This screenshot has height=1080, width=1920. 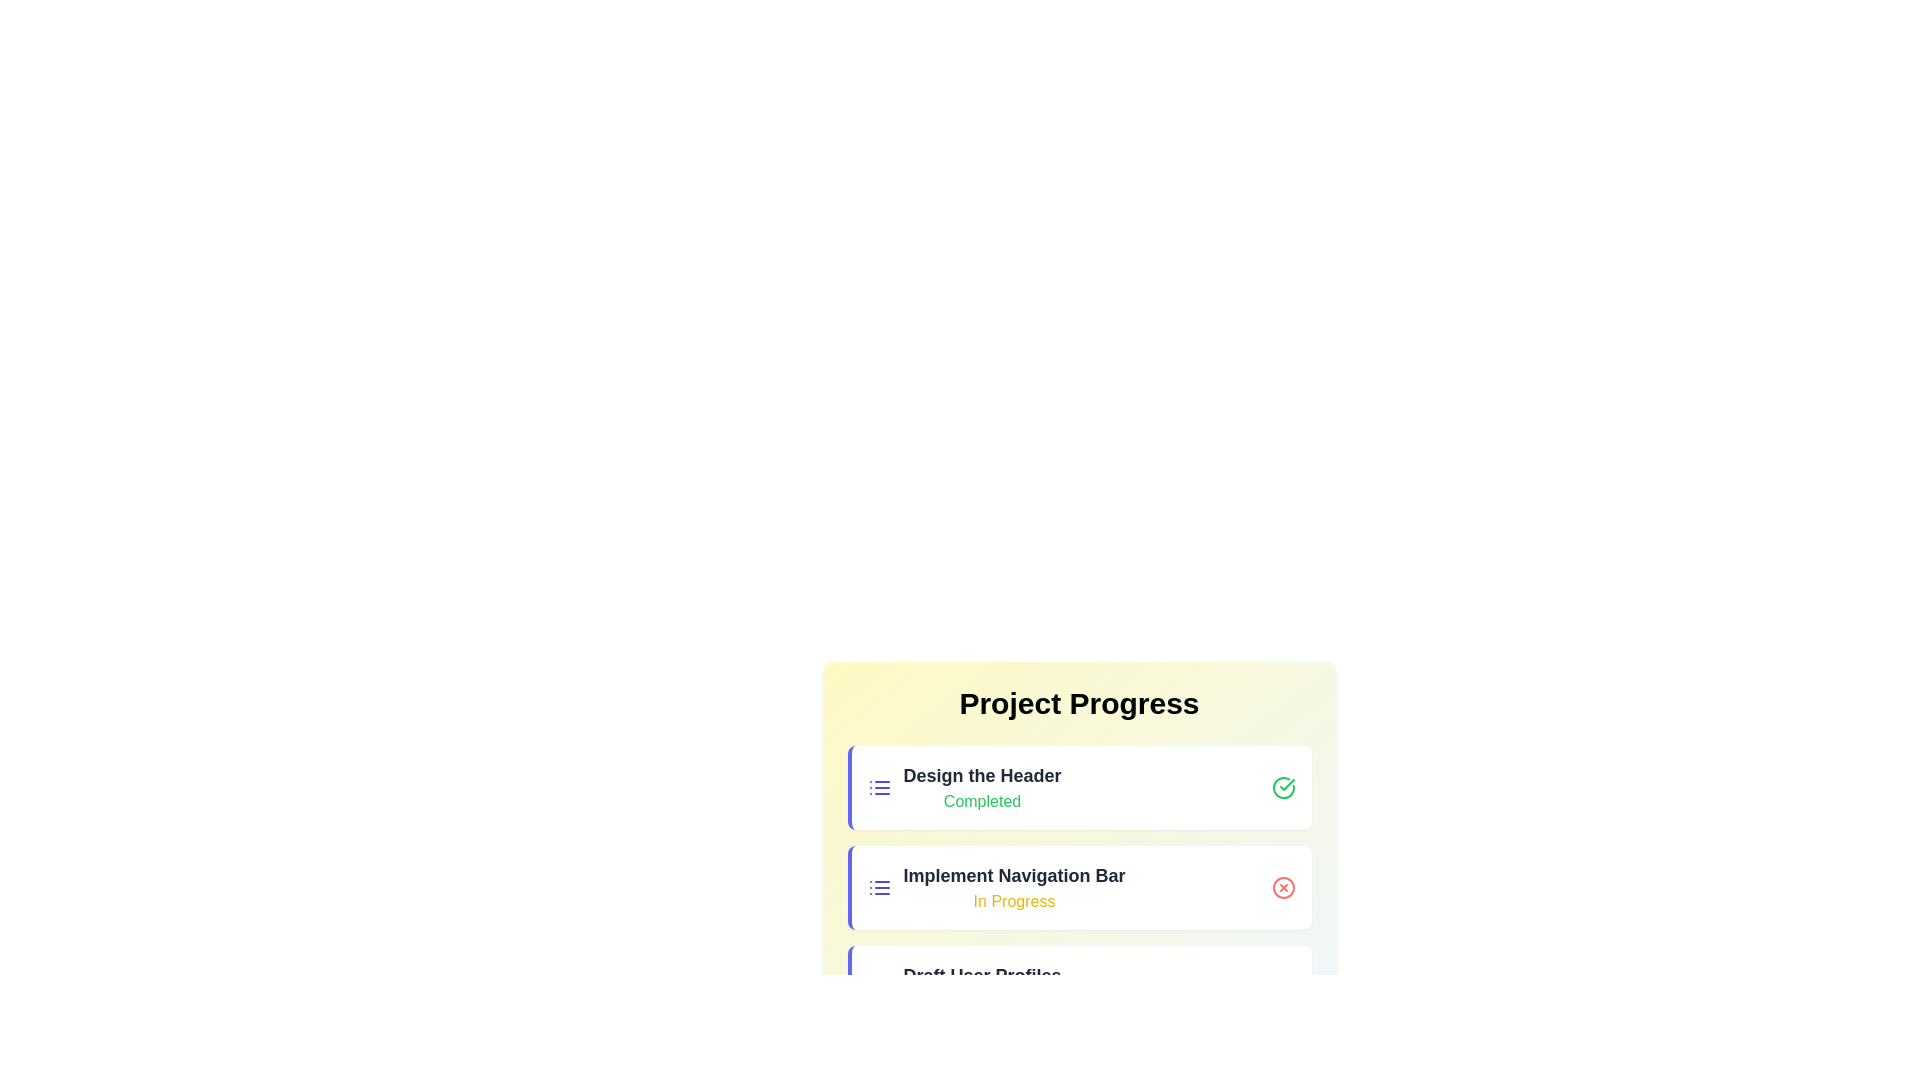 What do you see at coordinates (982, 774) in the screenshot?
I see `the task title Design the Header to expand or edit the task details` at bounding box center [982, 774].